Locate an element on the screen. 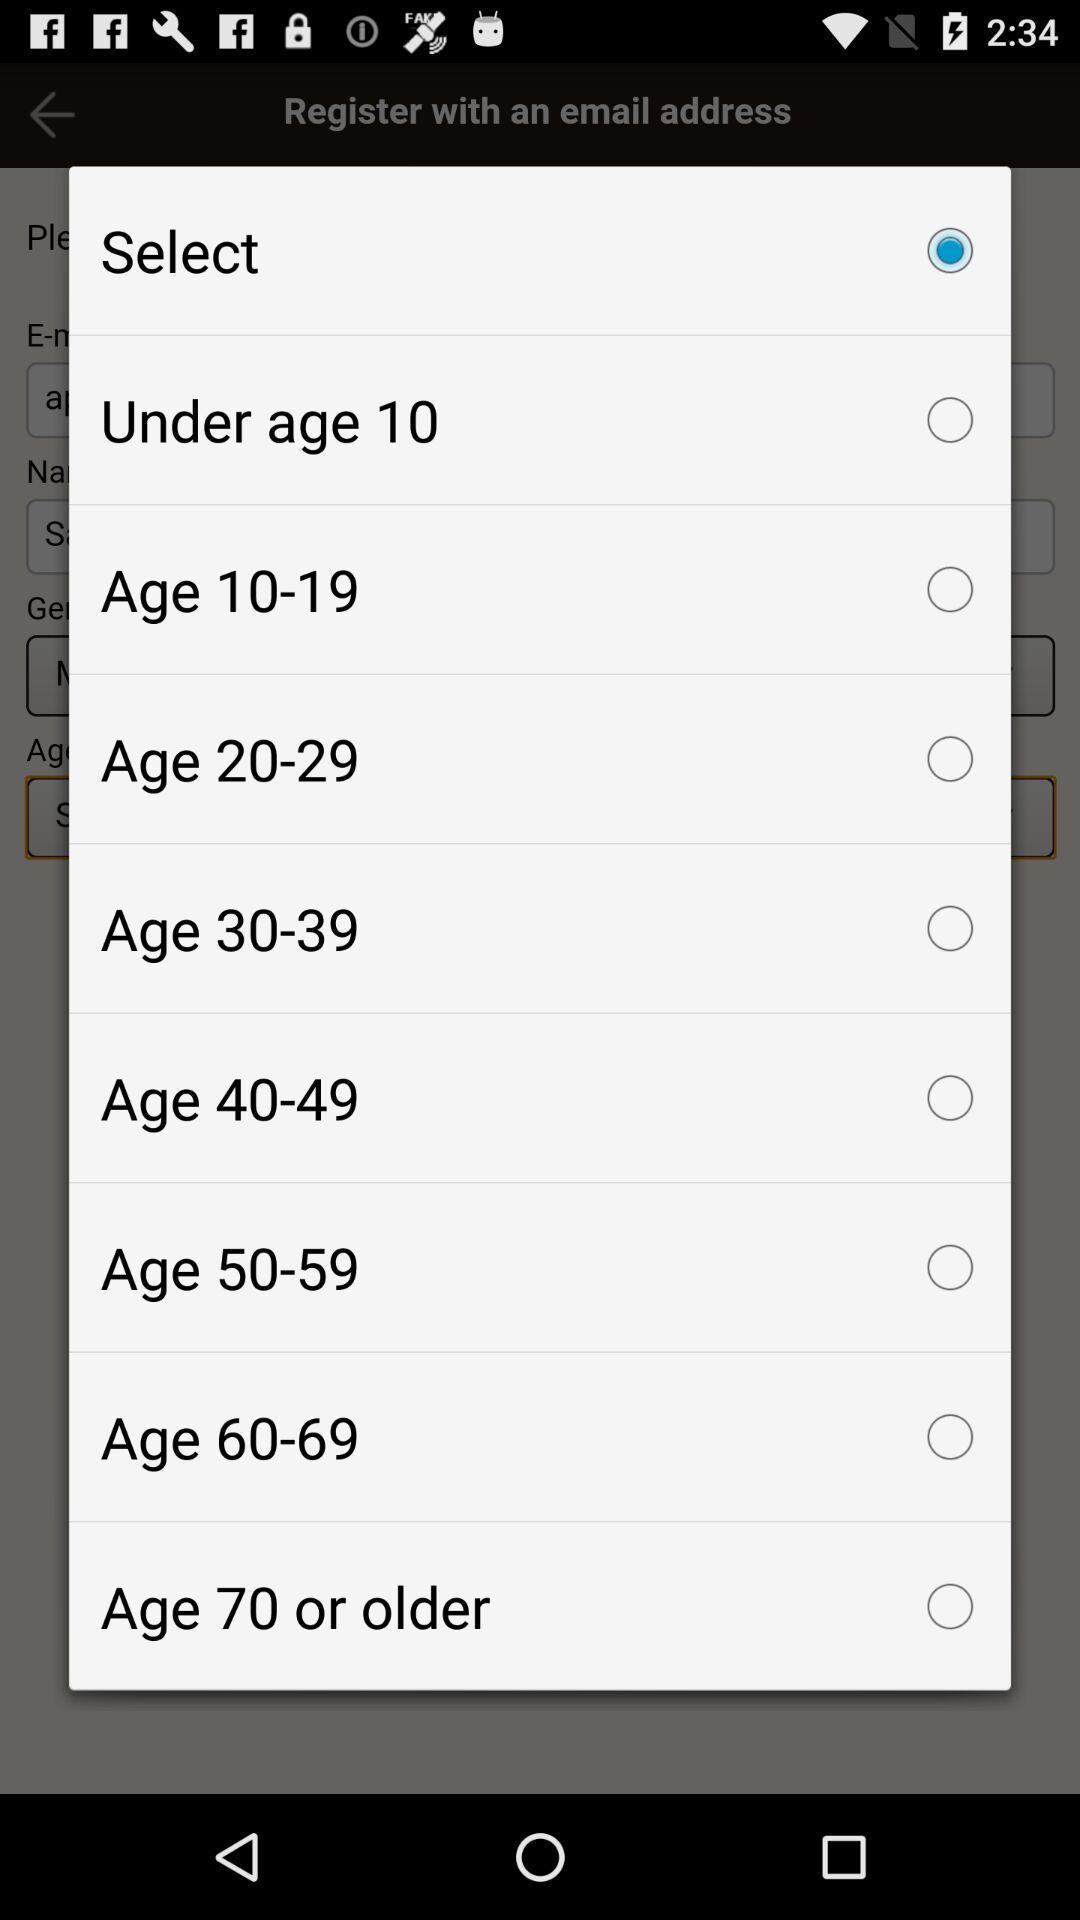  the checkbox below the age 20-29 checkbox is located at coordinates (540, 927).